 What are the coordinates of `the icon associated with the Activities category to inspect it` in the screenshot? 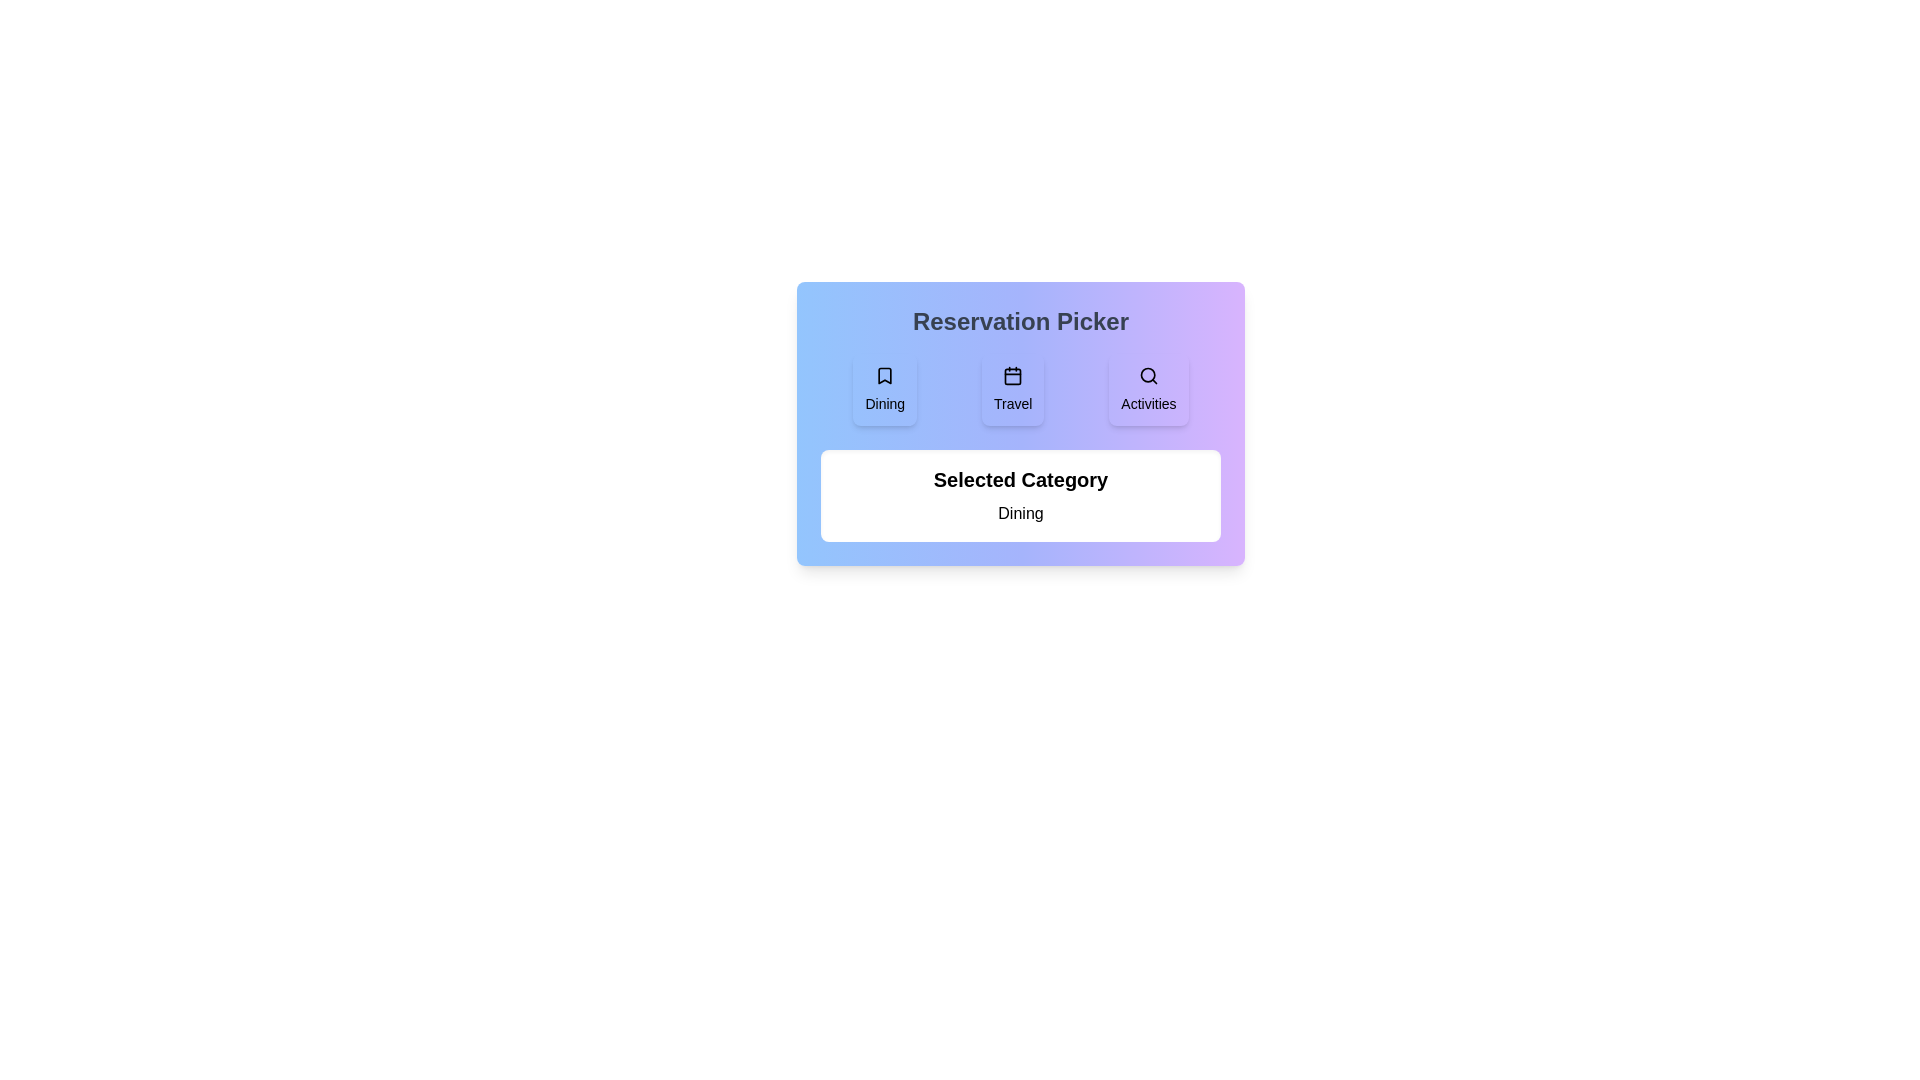 It's located at (1148, 389).